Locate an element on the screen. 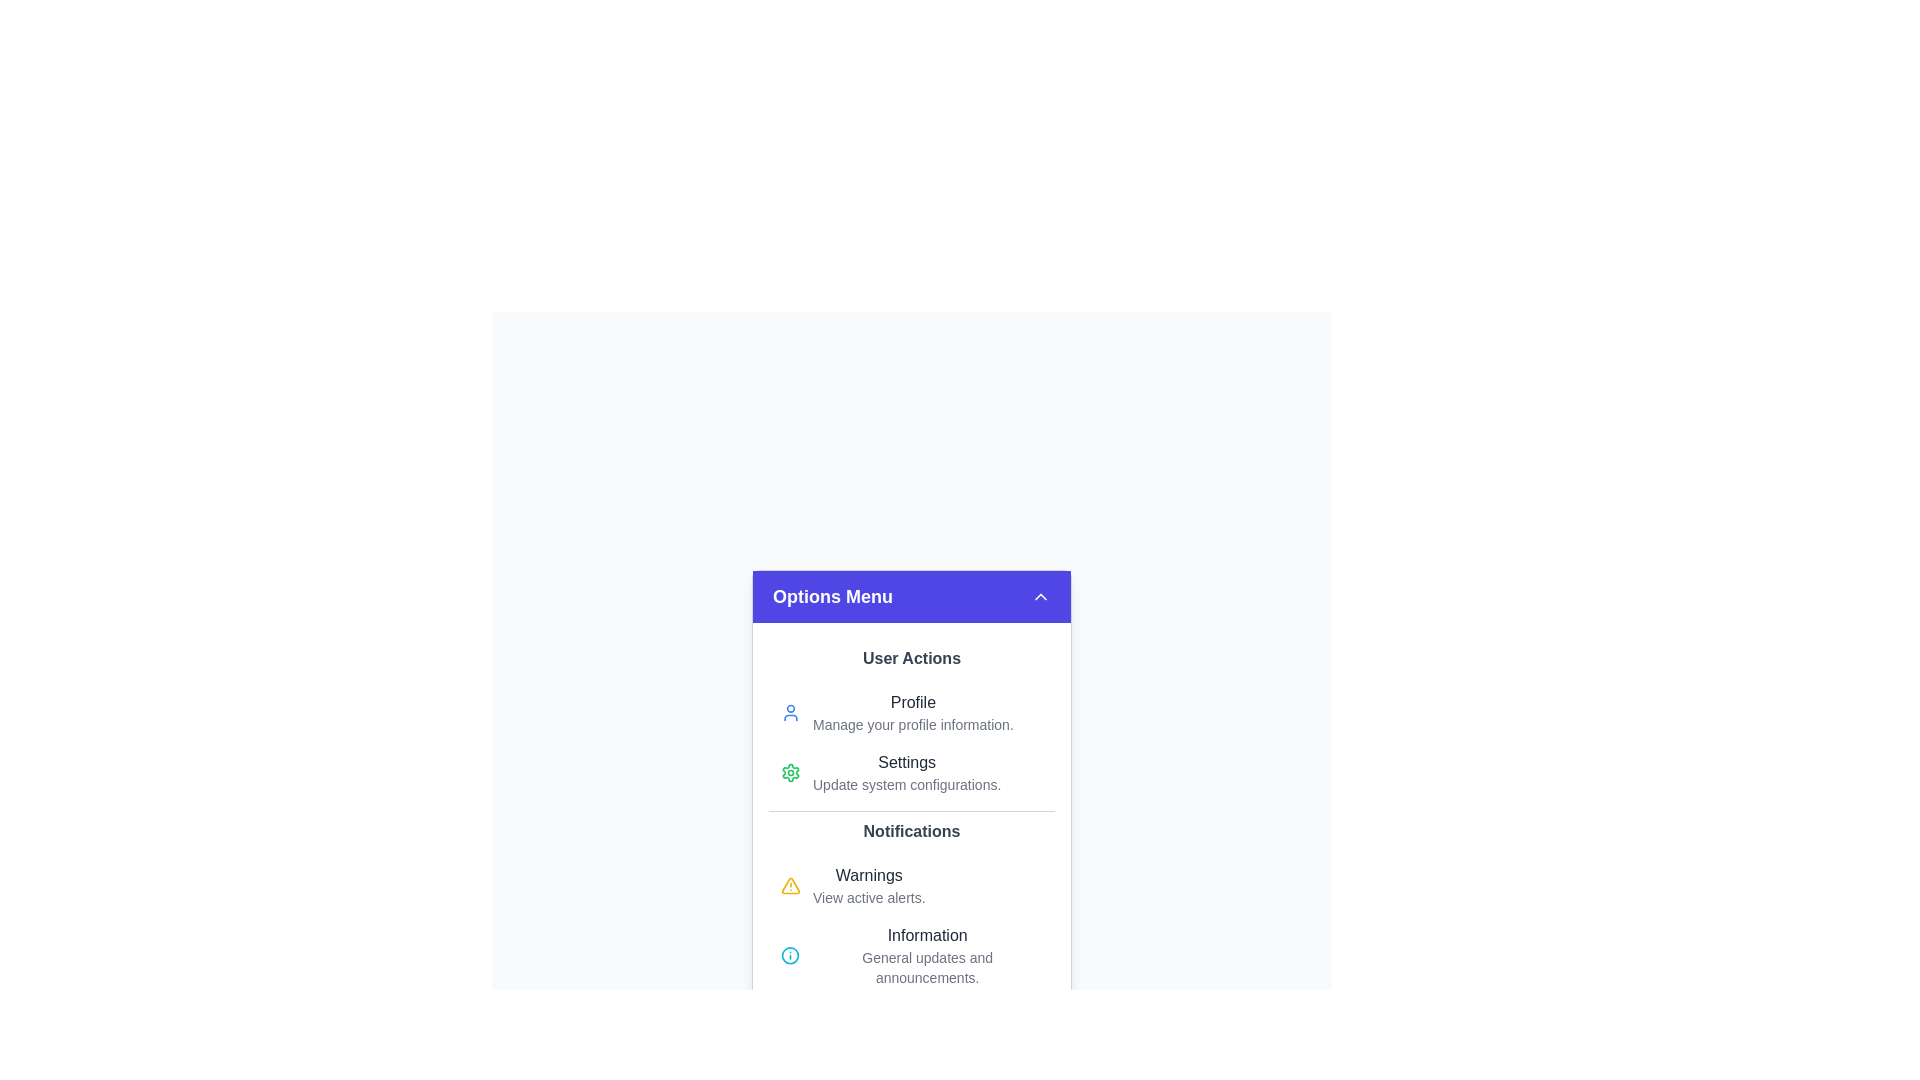 The width and height of the screenshot is (1920, 1080). the button located is located at coordinates (911, 955).